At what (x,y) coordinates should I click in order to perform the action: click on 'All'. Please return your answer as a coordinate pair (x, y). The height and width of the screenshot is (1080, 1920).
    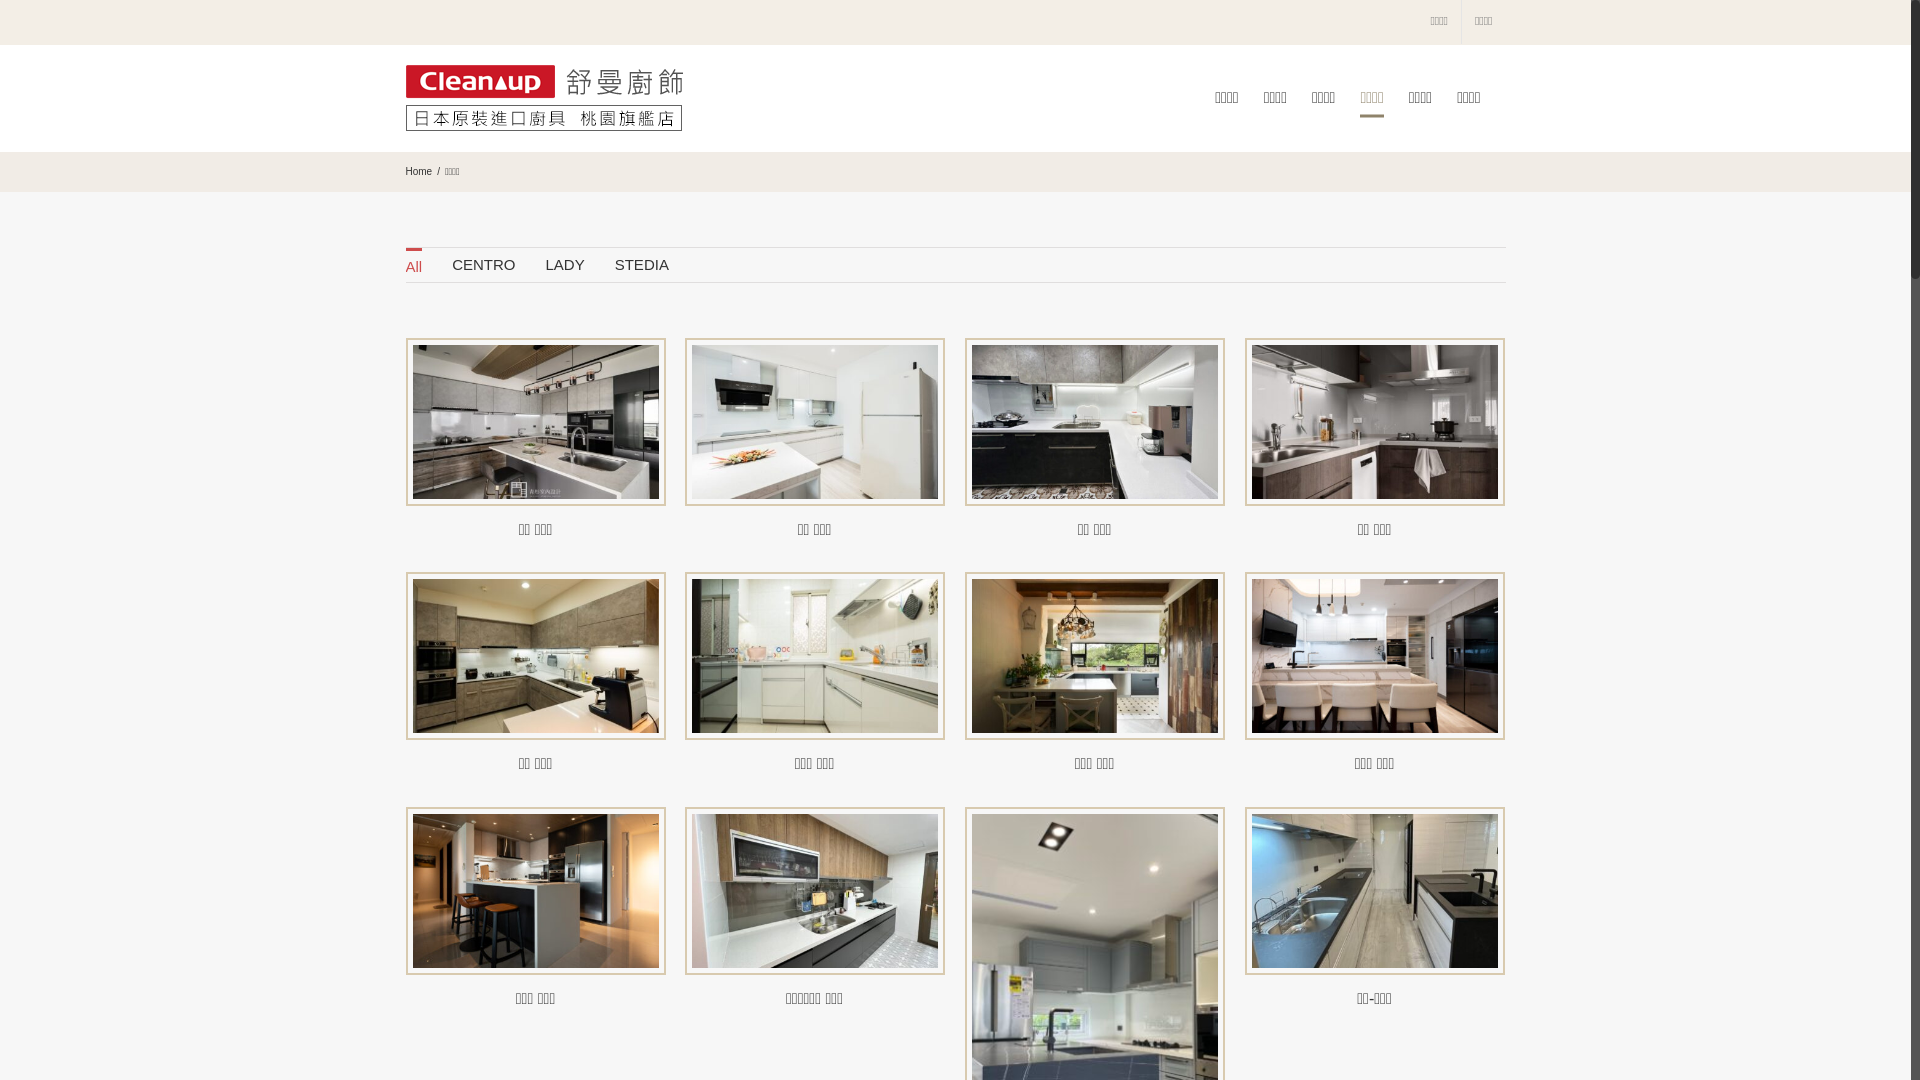
    Looking at the image, I should click on (413, 264).